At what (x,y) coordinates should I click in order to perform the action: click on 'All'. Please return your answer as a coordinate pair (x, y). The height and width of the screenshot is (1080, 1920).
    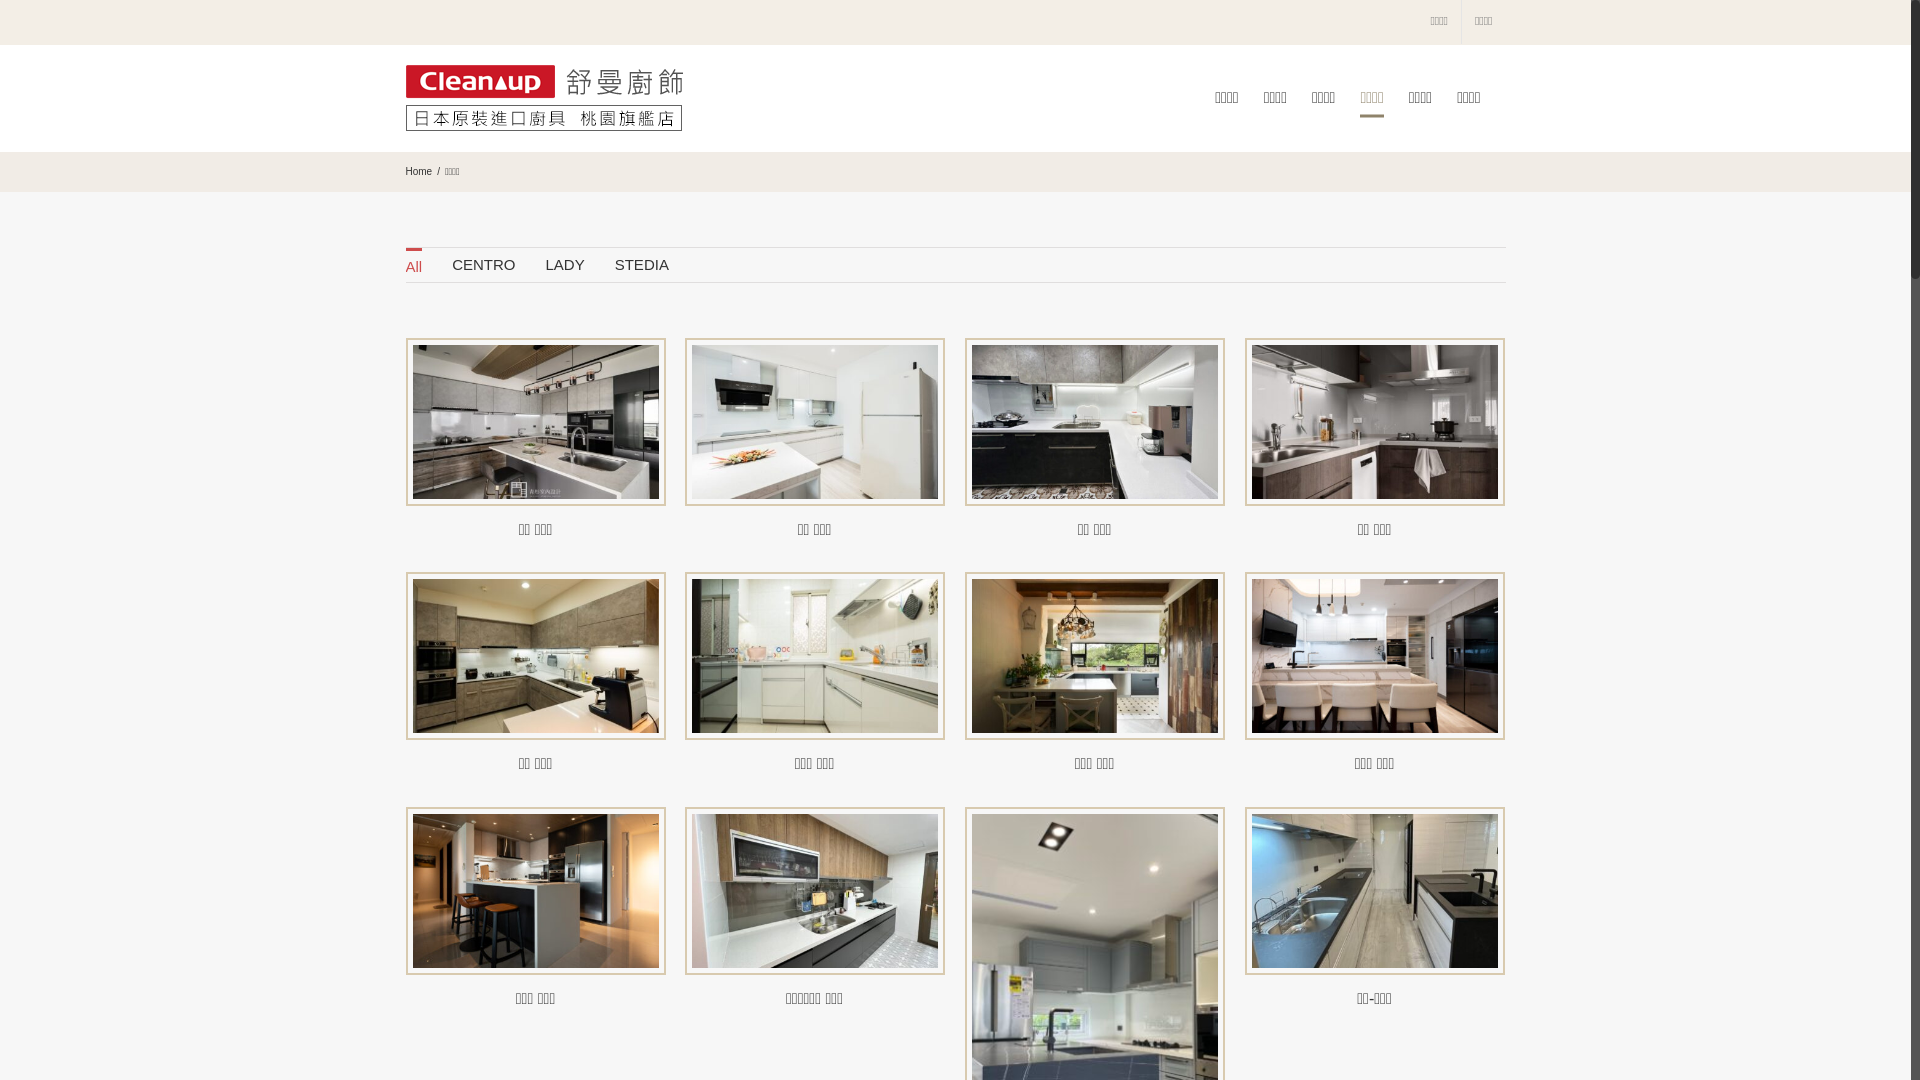
    Looking at the image, I should click on (413, 264).